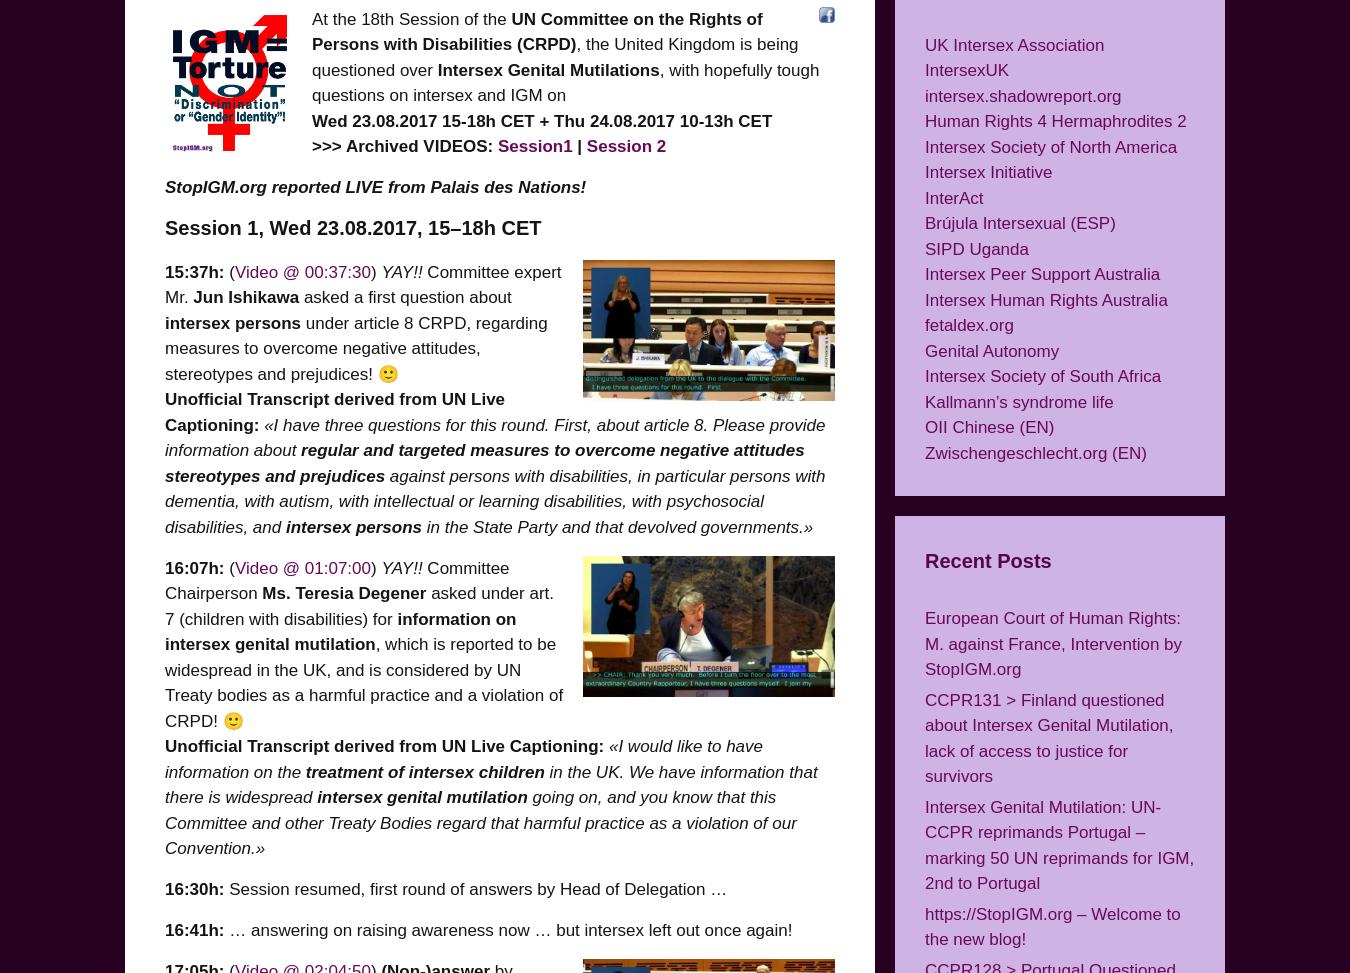  I want to click on 'Brújula Intersexual (ESP)', so click(924, 222).